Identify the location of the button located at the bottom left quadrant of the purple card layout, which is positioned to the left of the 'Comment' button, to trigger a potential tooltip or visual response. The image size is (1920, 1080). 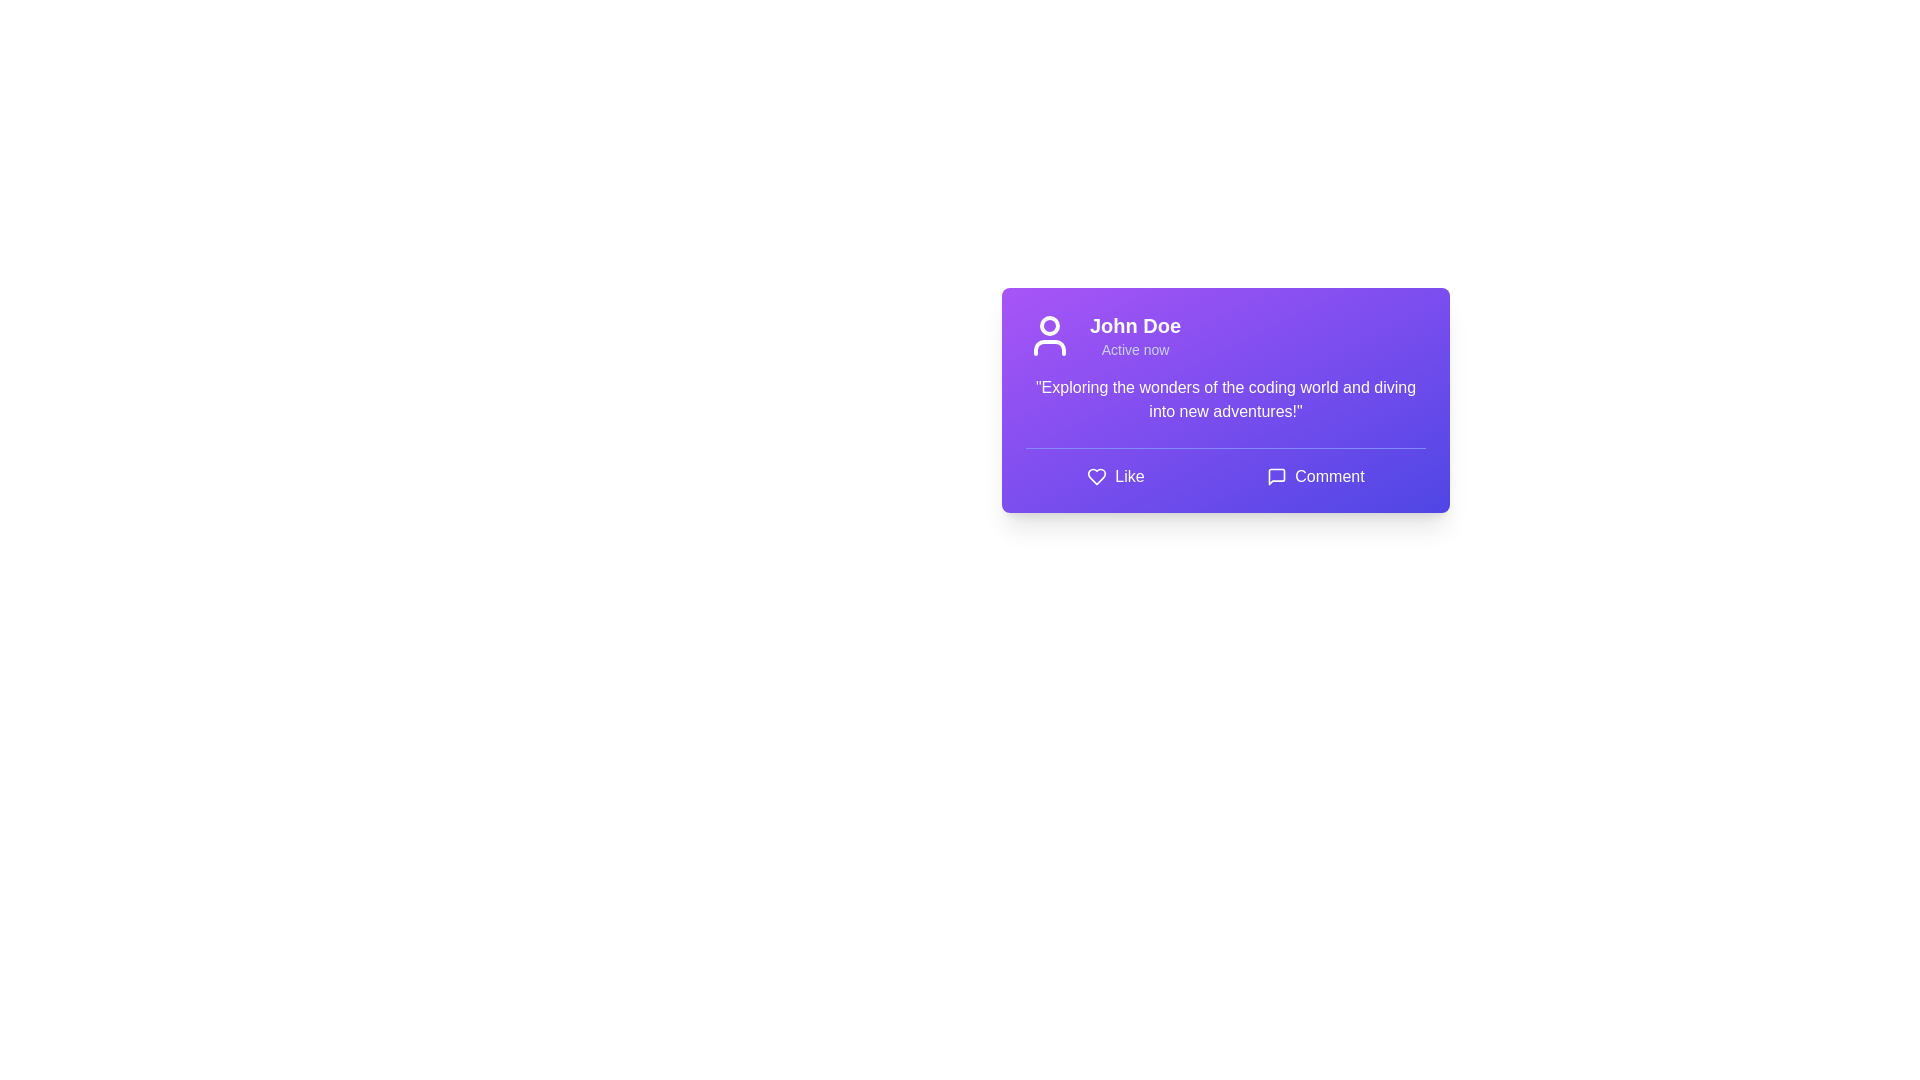
(1114, 477).